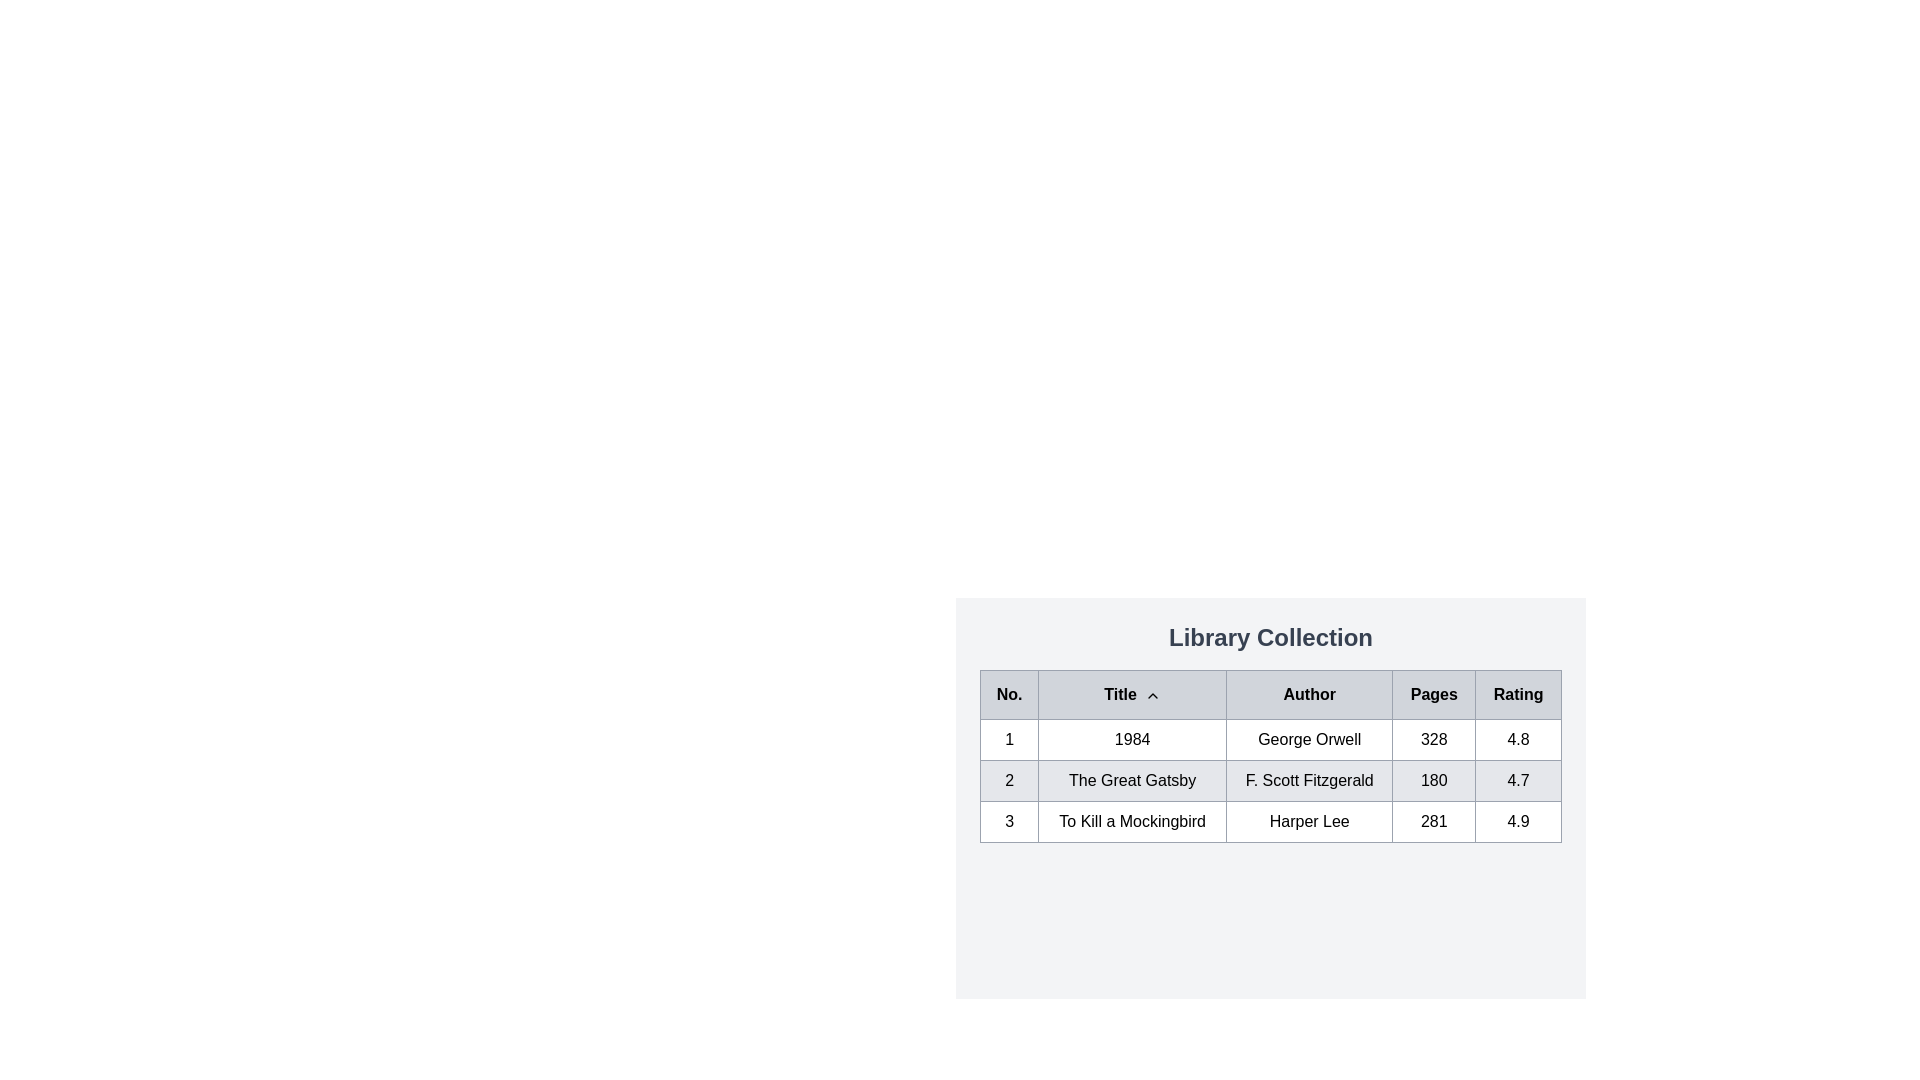 This screenshot has height=1080, width=1920. What do you see at coordinates (1309, 821) in the screenshot?
I see `the table cell in the third column of the third row under the 'Author' header, which displays the author of 'To Kill a Mockingbird'` at bounding box center [1309, 821].